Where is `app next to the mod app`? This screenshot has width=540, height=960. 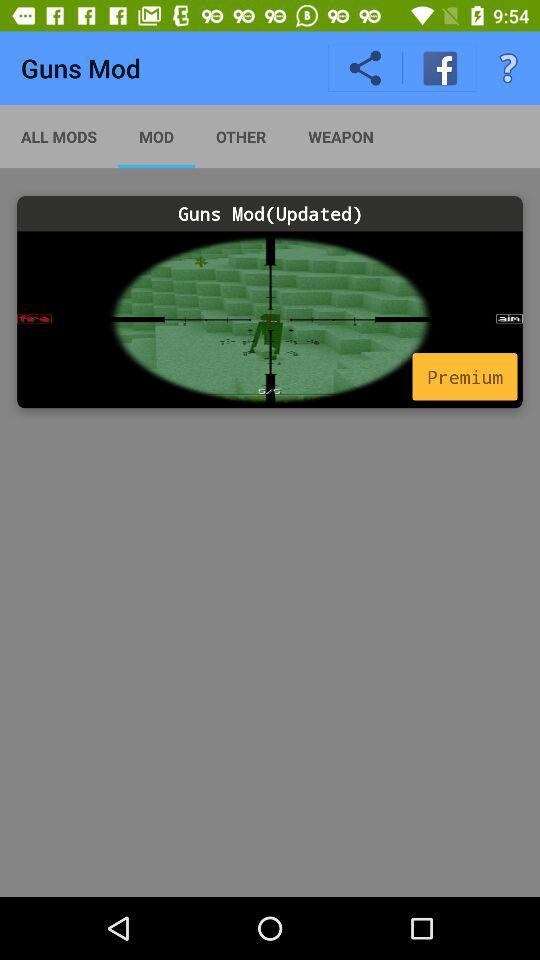
app next to the mod app is located at coordinates (59, 135).